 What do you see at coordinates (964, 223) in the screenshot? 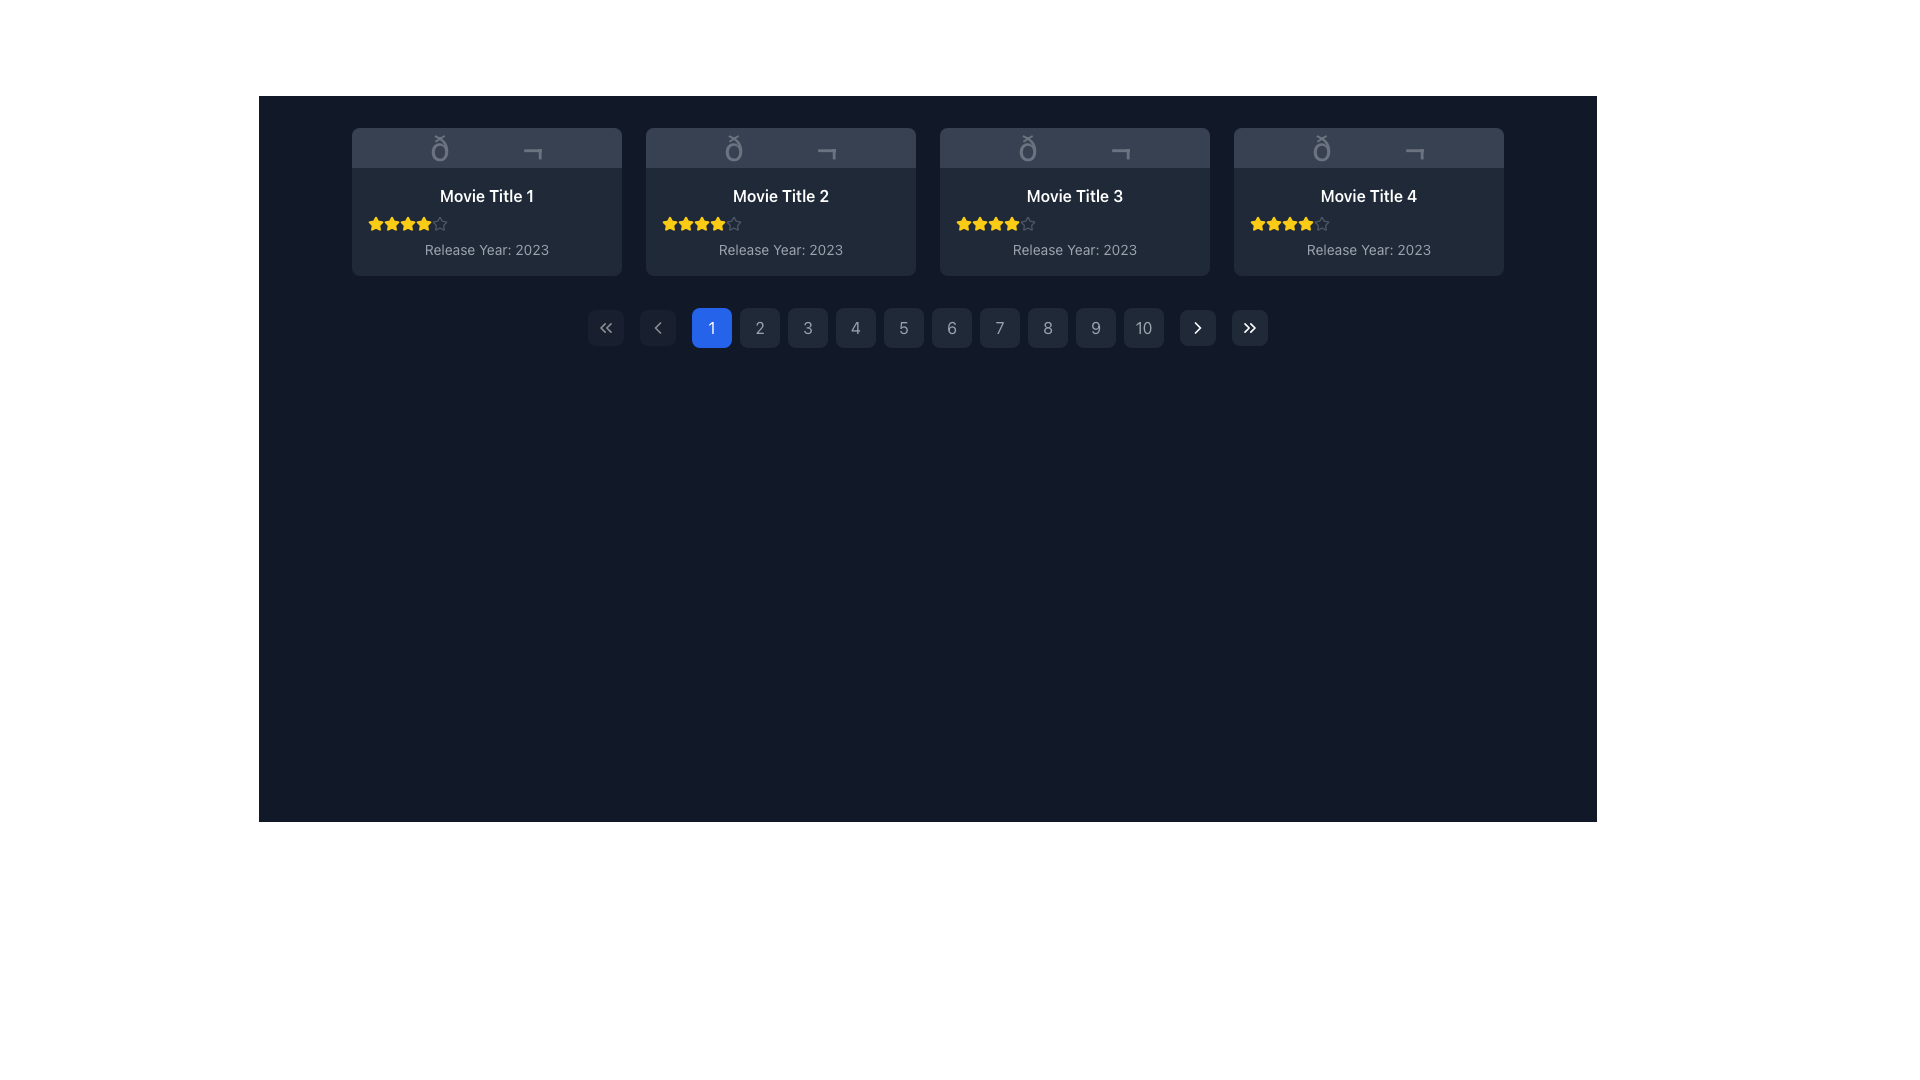
I see `the first yellow rating star icon located below 'Movie Title 3'` at bounding box center [964, 223].